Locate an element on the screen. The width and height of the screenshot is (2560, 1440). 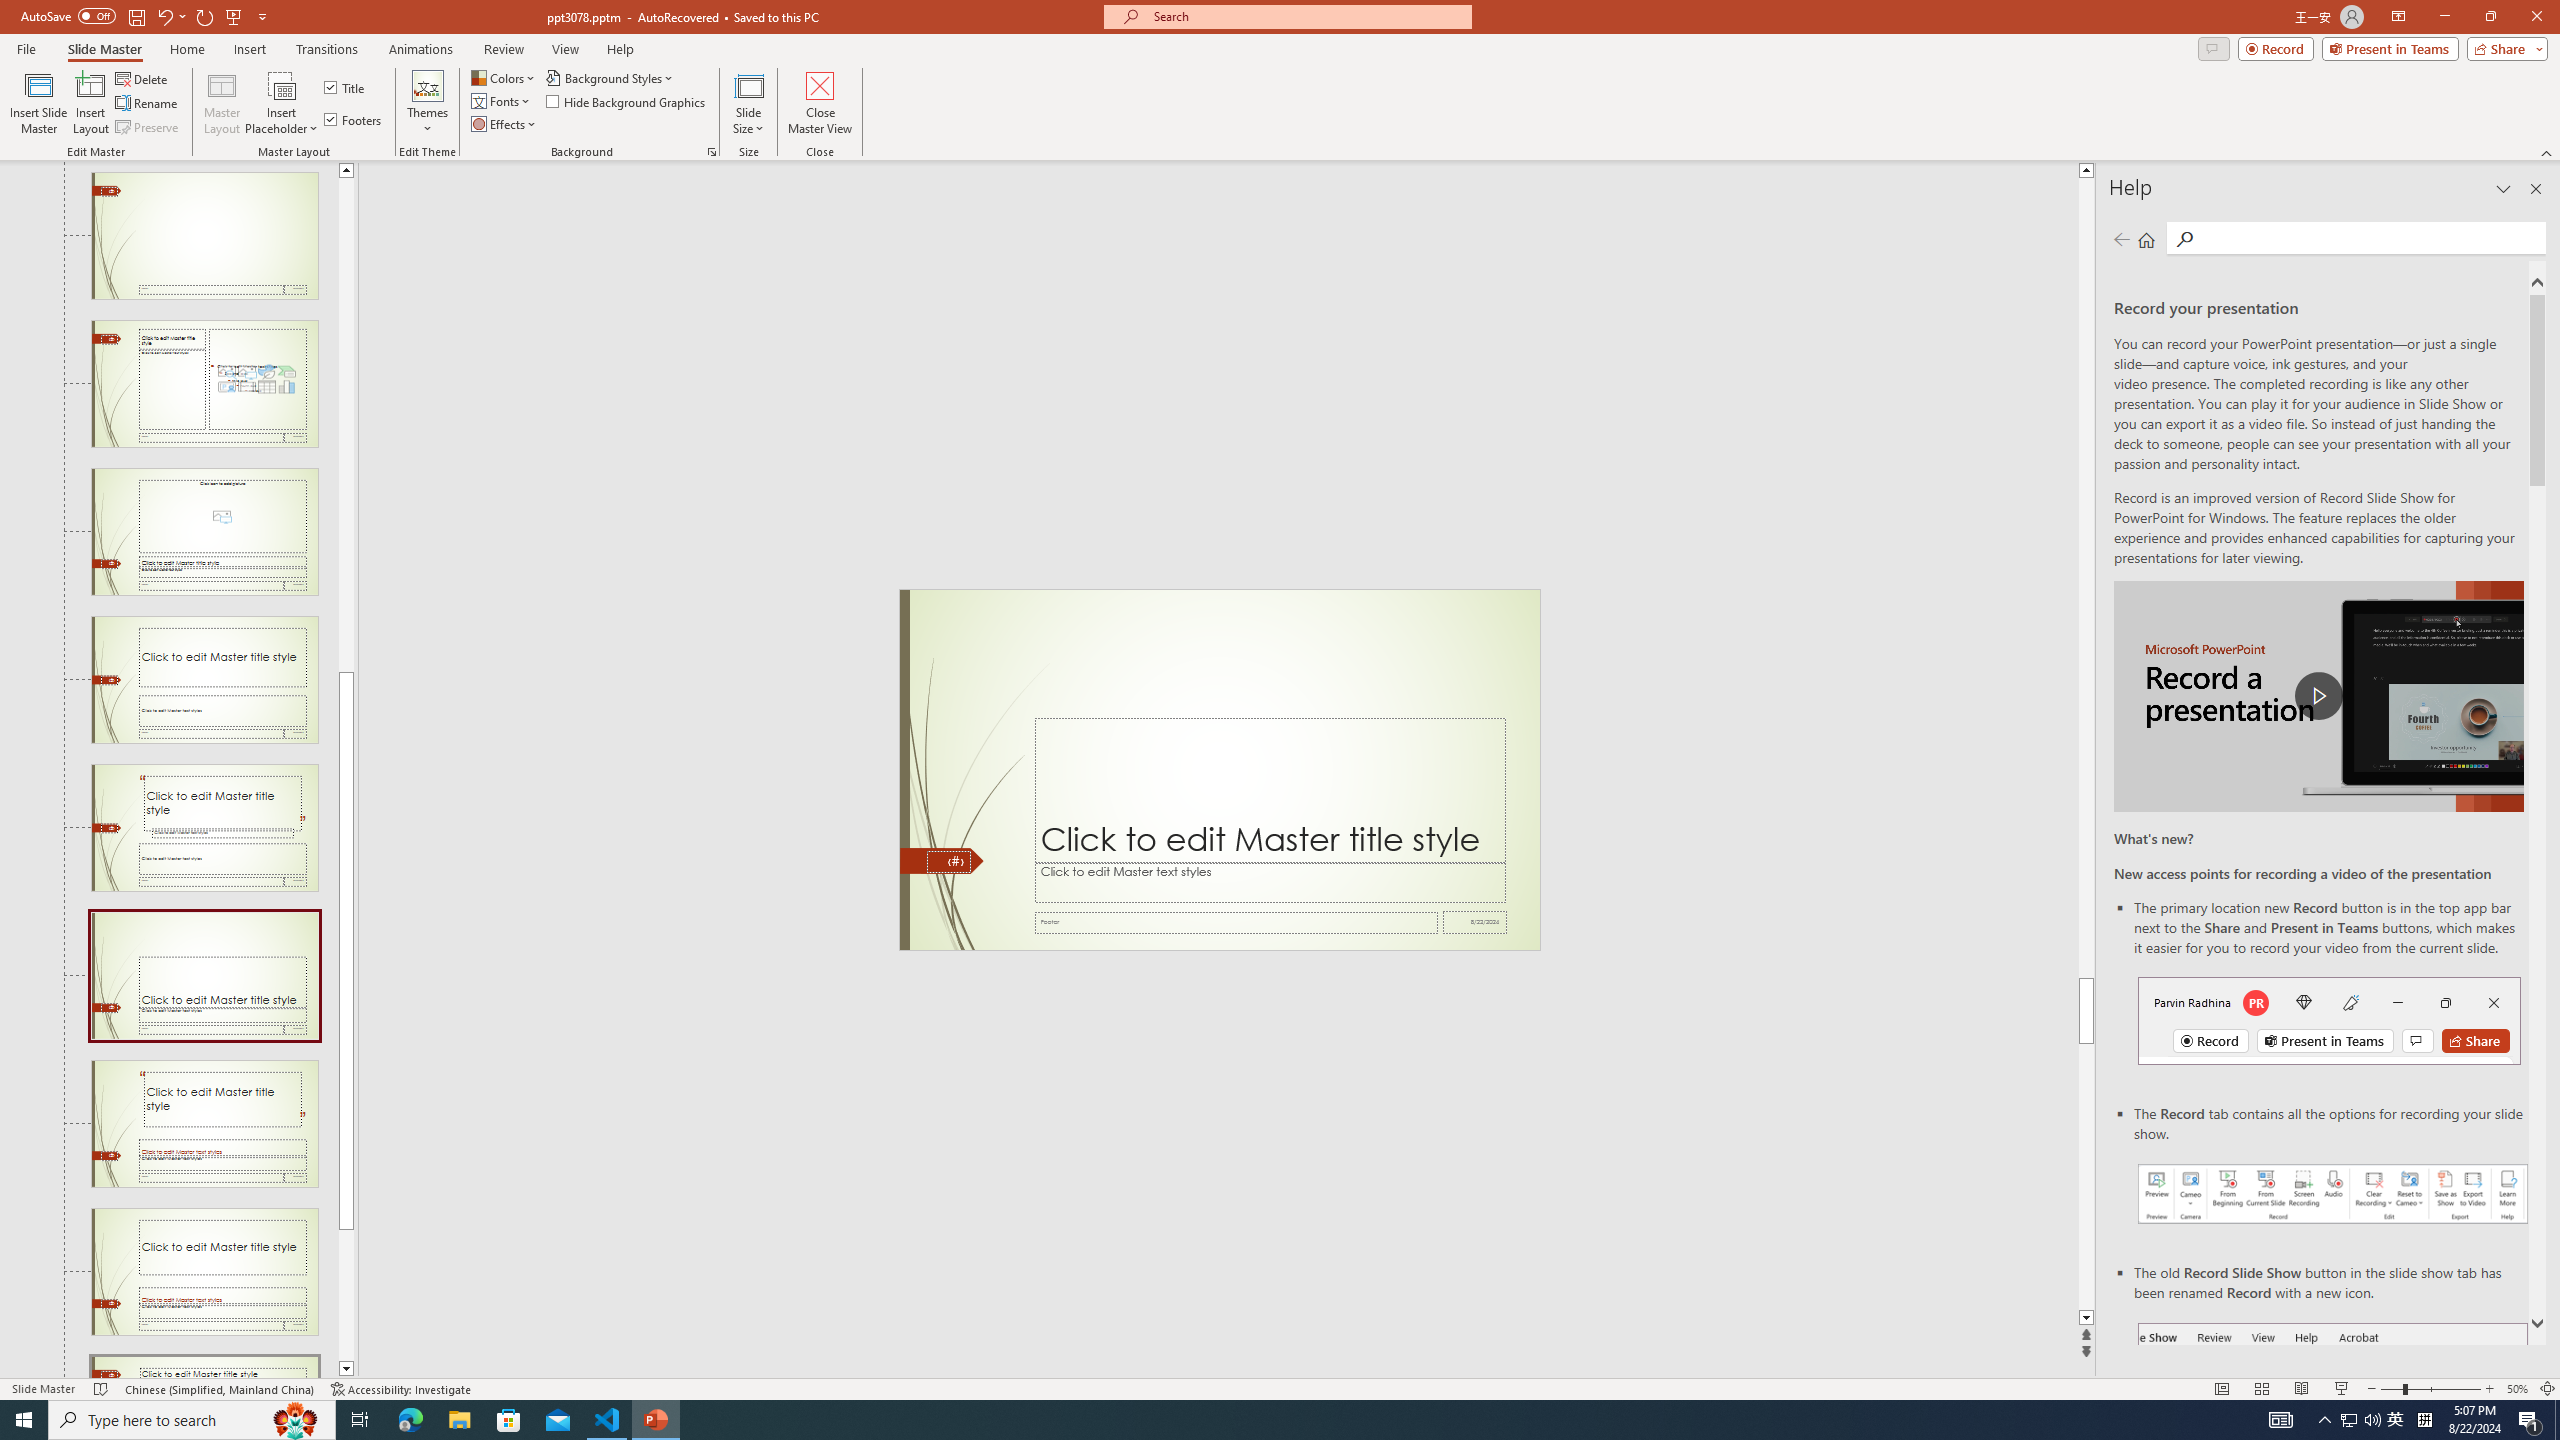
'play Record a Presentation' is located at coordinates (2318, 696).